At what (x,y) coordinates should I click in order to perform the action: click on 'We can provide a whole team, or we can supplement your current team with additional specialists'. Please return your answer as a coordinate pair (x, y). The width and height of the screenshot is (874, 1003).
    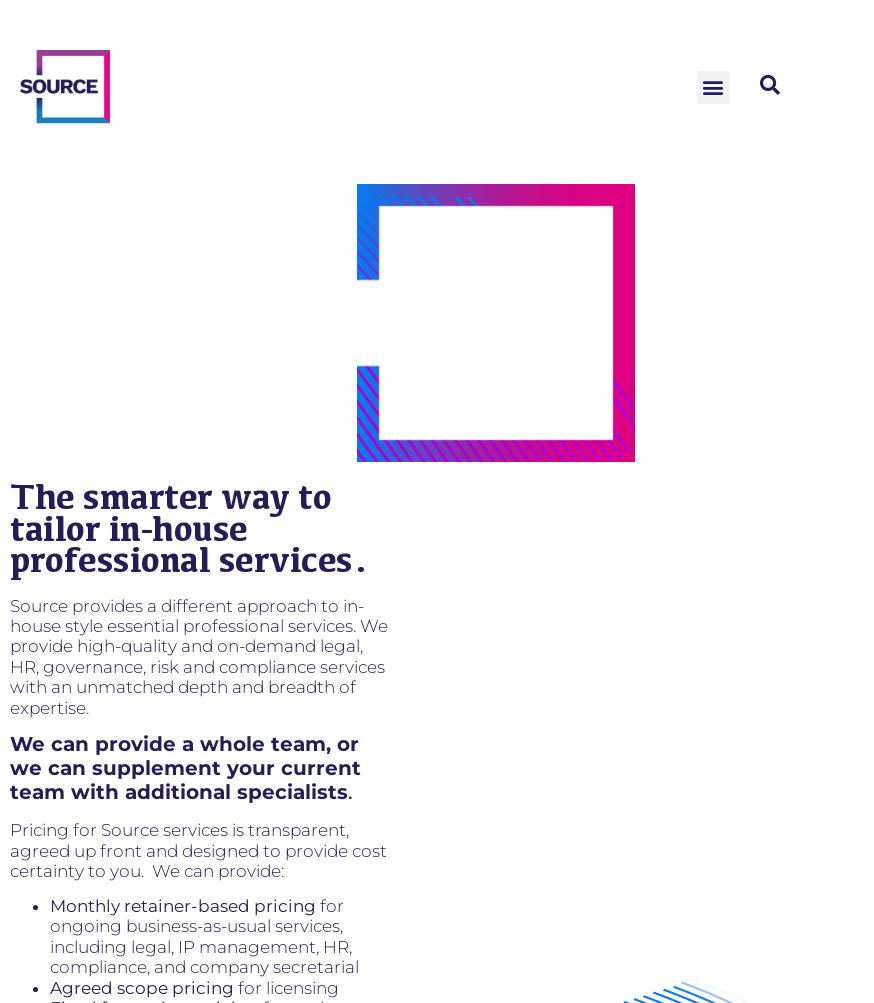
    Looking at the image, I should click on (8, 766).